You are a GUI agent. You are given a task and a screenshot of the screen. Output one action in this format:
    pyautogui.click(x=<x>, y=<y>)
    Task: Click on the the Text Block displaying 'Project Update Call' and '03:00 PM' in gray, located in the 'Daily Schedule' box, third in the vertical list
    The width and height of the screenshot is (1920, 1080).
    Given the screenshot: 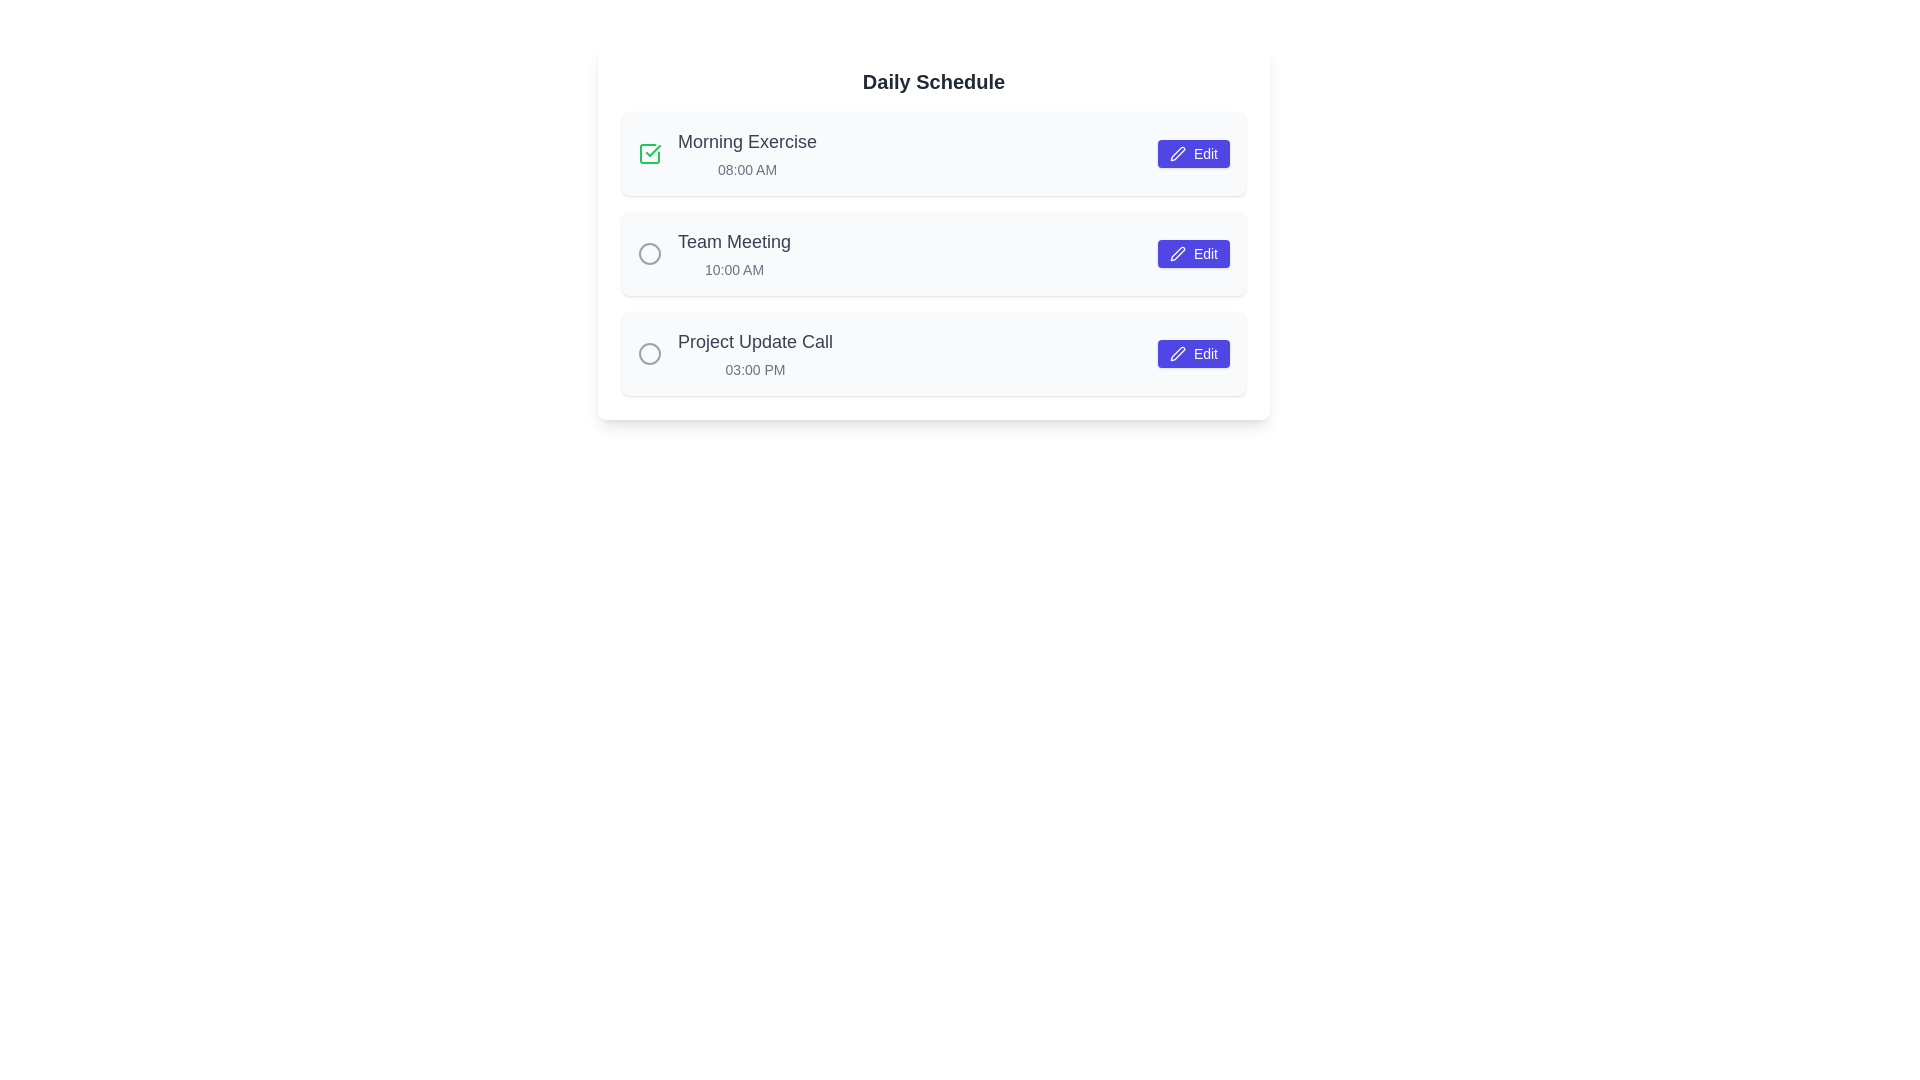 What is the action you would take?
    pyautogui.click(x=754, y=353)
    